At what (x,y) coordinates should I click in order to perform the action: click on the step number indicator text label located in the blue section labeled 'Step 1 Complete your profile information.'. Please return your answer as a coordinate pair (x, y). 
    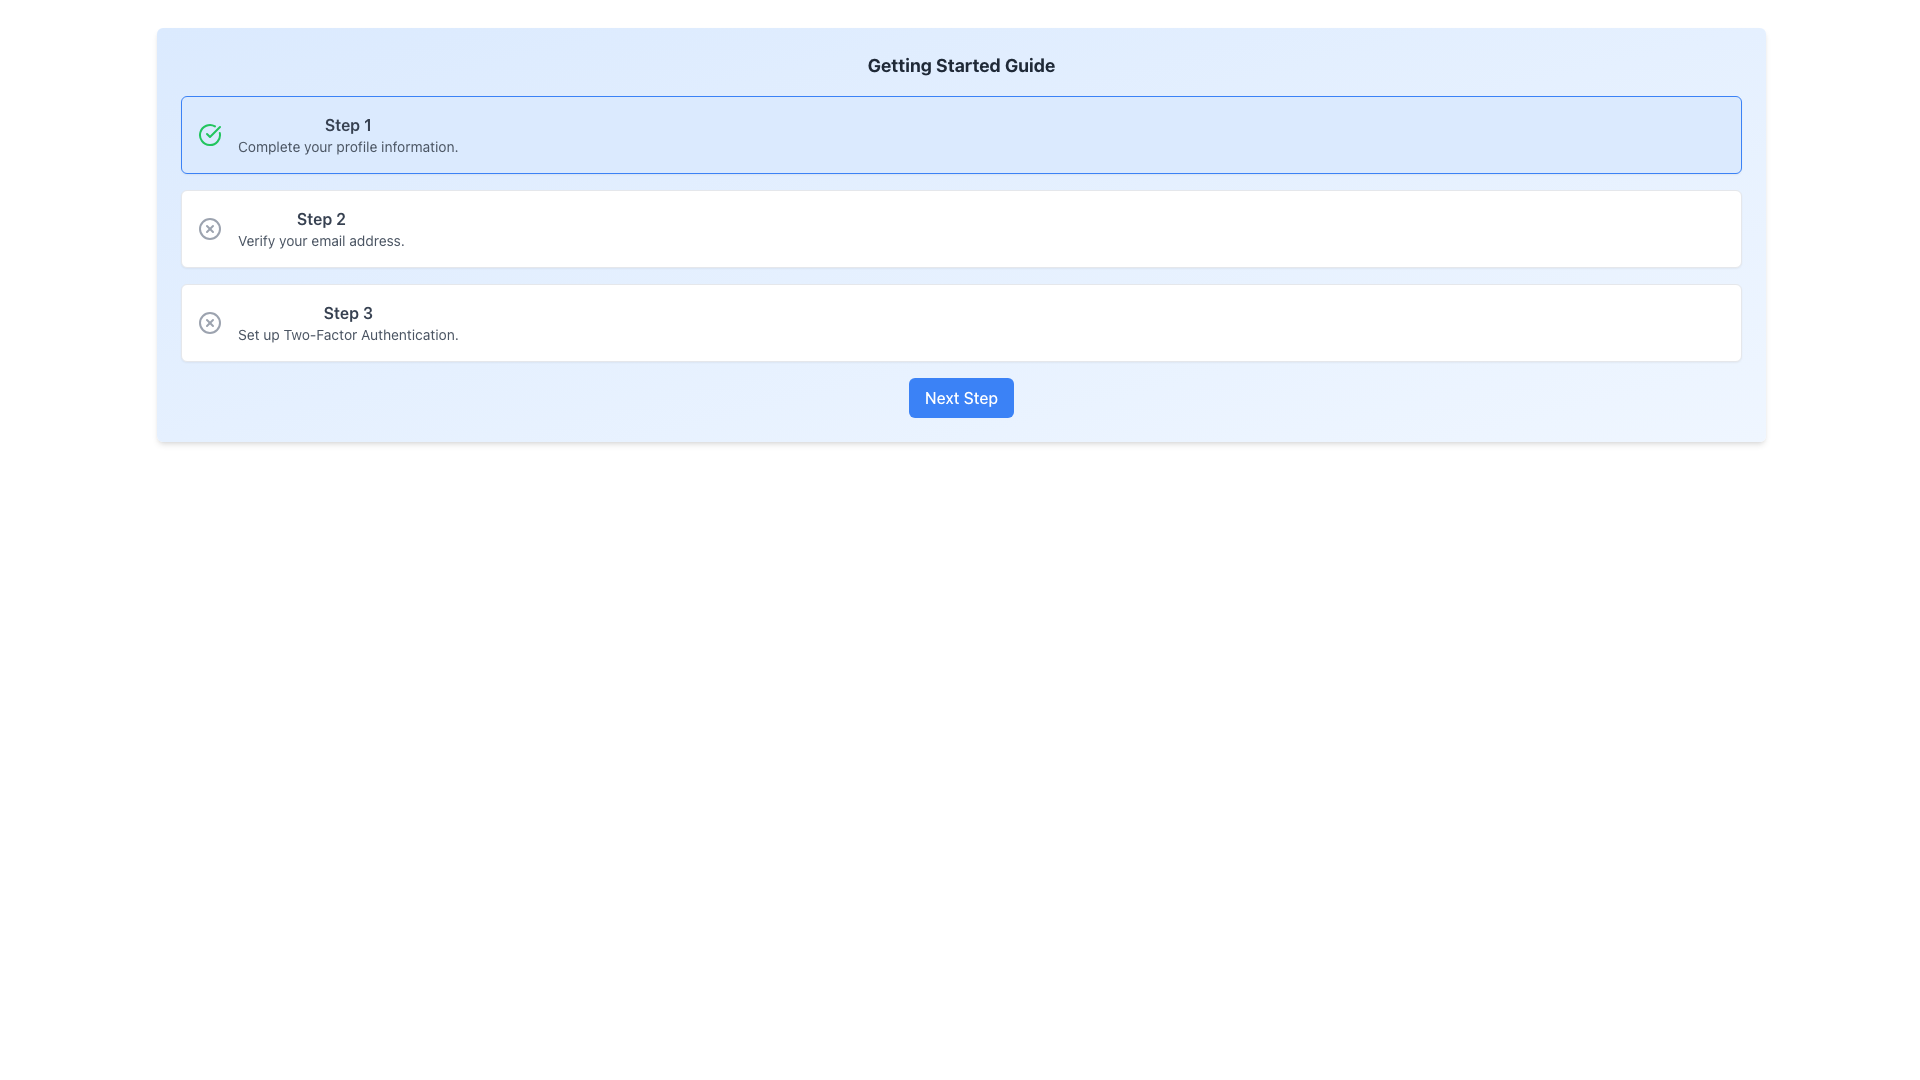
    Looking at the image, I should click on (348, 124).